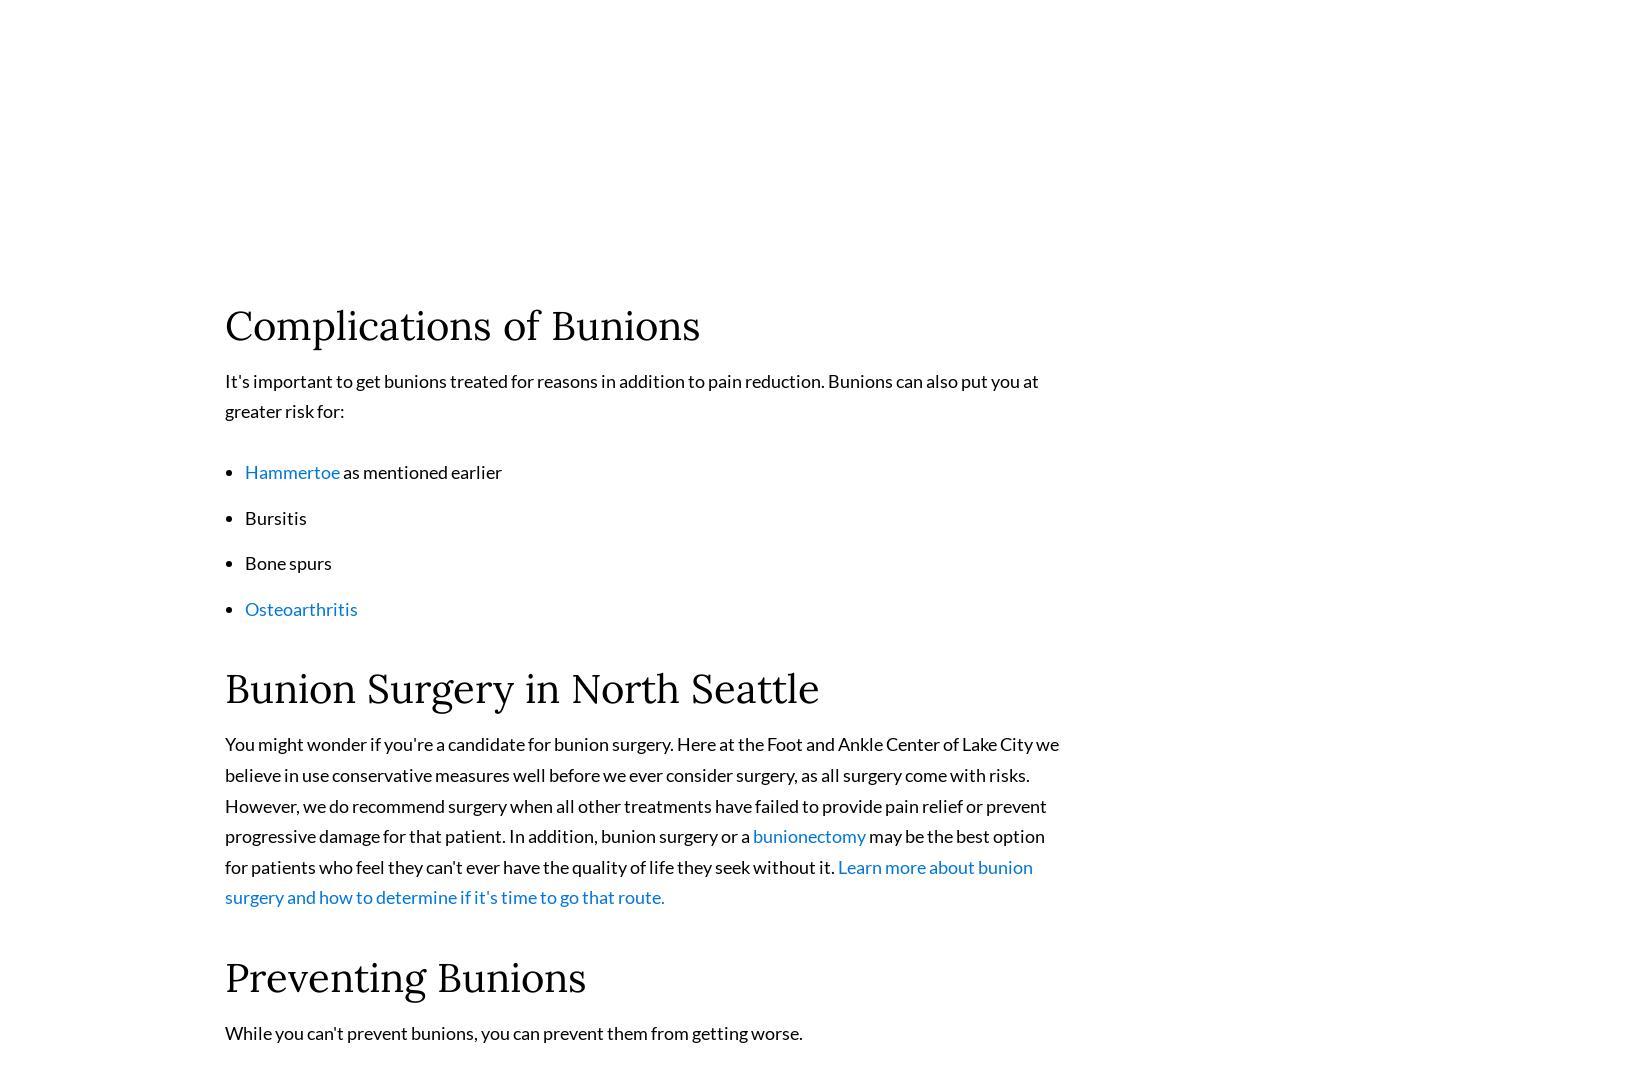 The height and width of the screenshot is (1068, 1650). Describe the element at coordinates (627, 889) in the screenshot. I see `'Learn more about bunion surgery and how to determine if it's time to go that route.'` at that location.